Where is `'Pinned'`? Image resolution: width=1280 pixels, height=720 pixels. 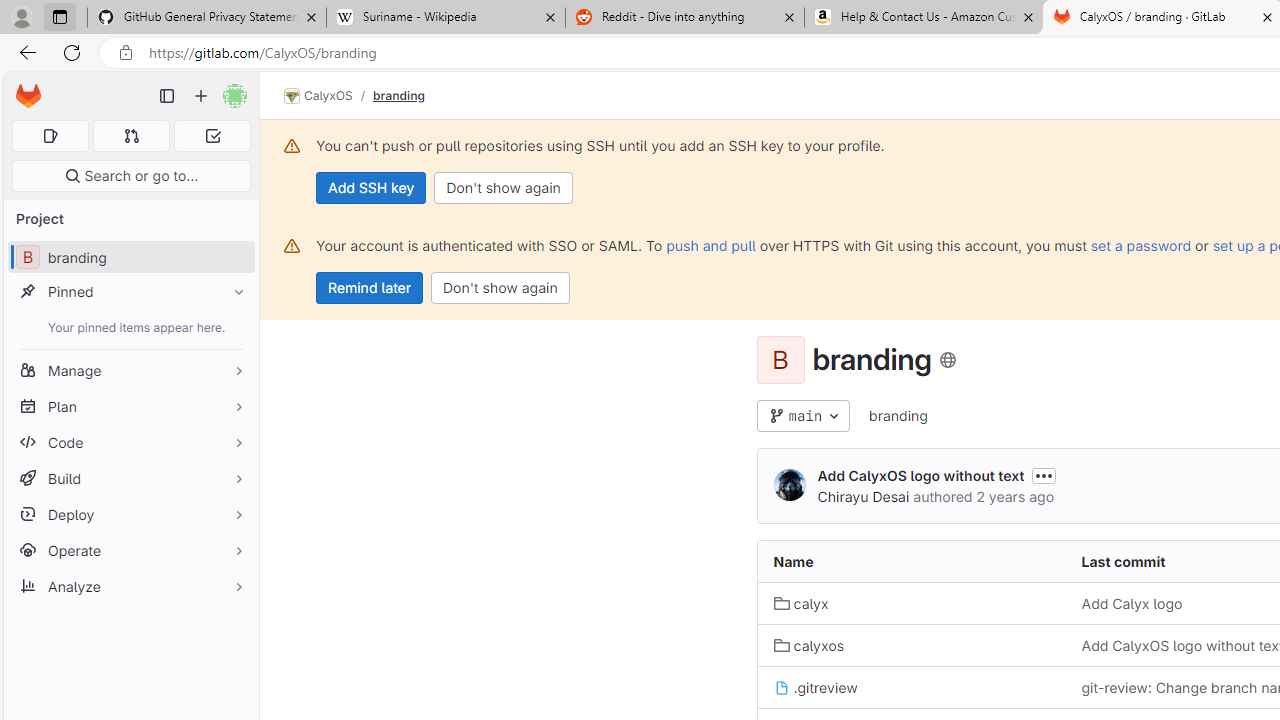 'Pinned' is located at coordinates (130, 291).